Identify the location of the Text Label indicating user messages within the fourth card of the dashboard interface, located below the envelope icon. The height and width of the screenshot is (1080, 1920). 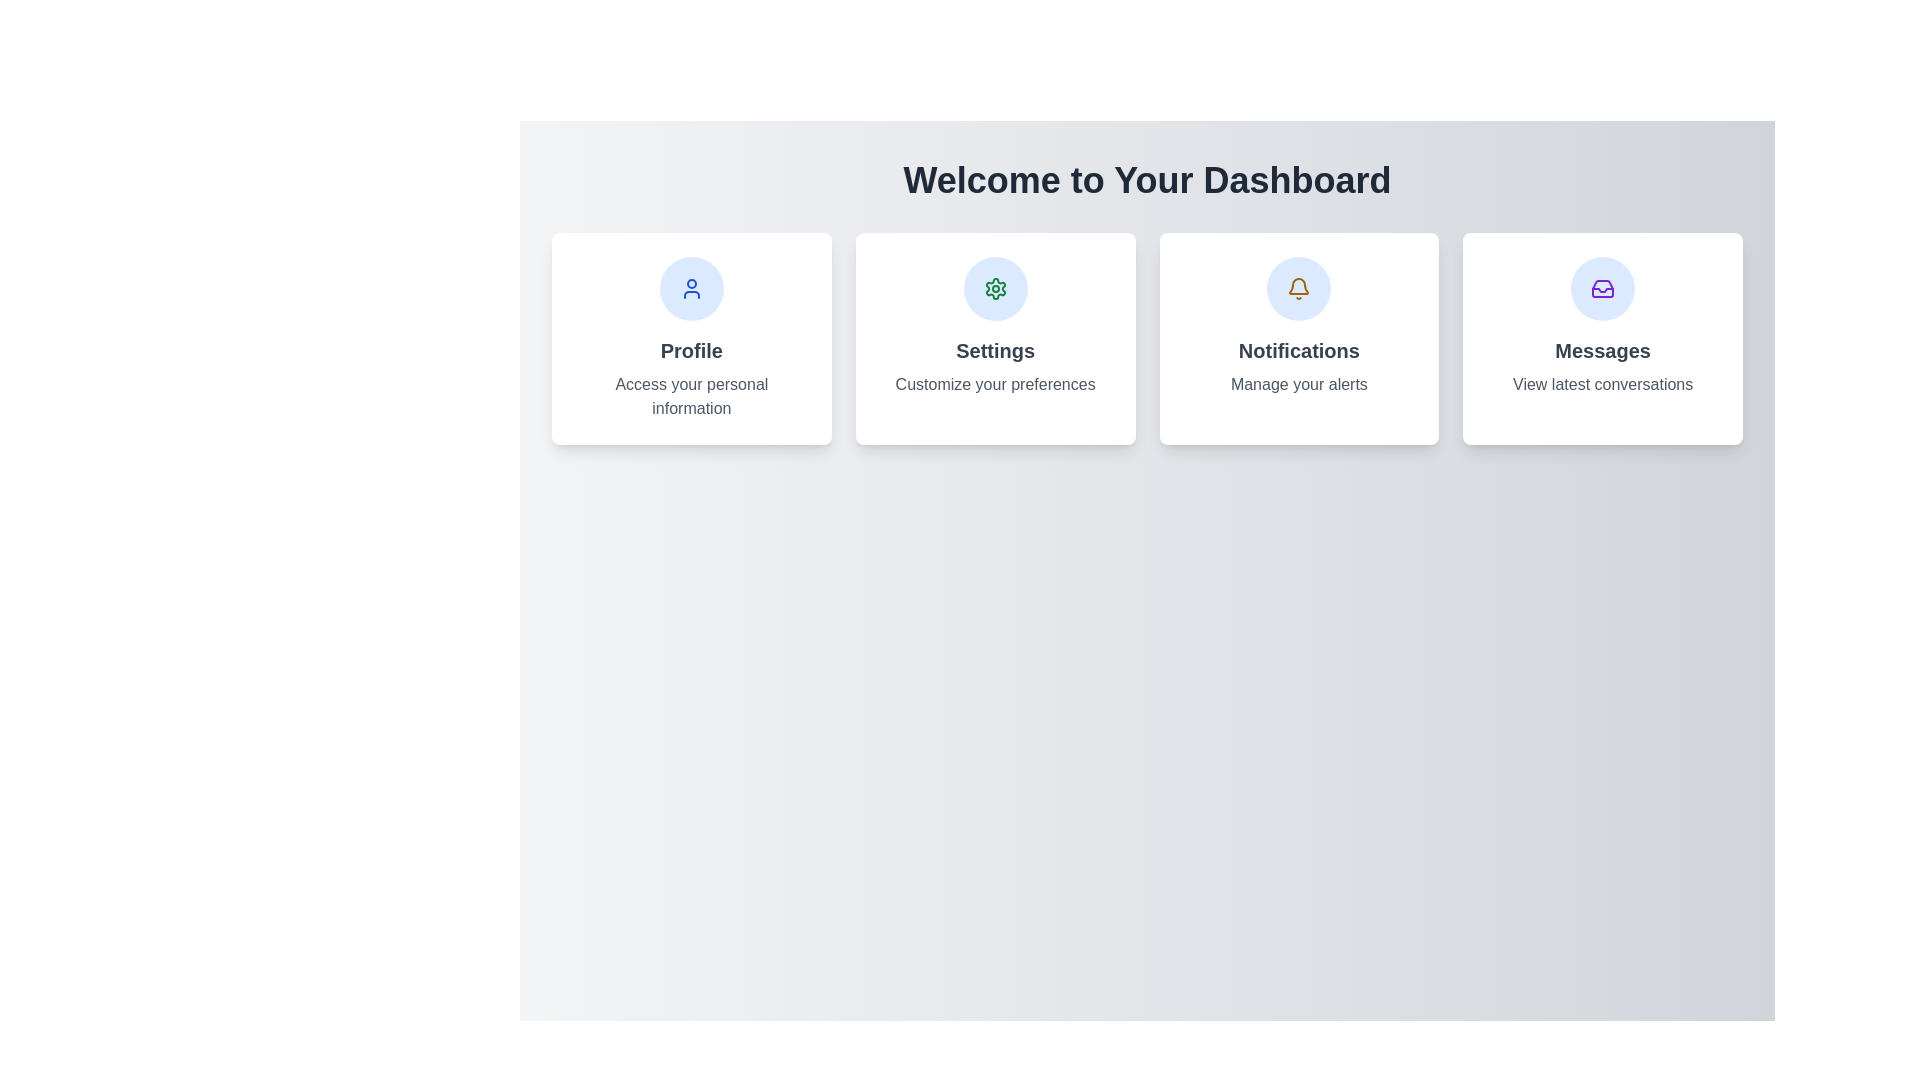
(1603, 350).